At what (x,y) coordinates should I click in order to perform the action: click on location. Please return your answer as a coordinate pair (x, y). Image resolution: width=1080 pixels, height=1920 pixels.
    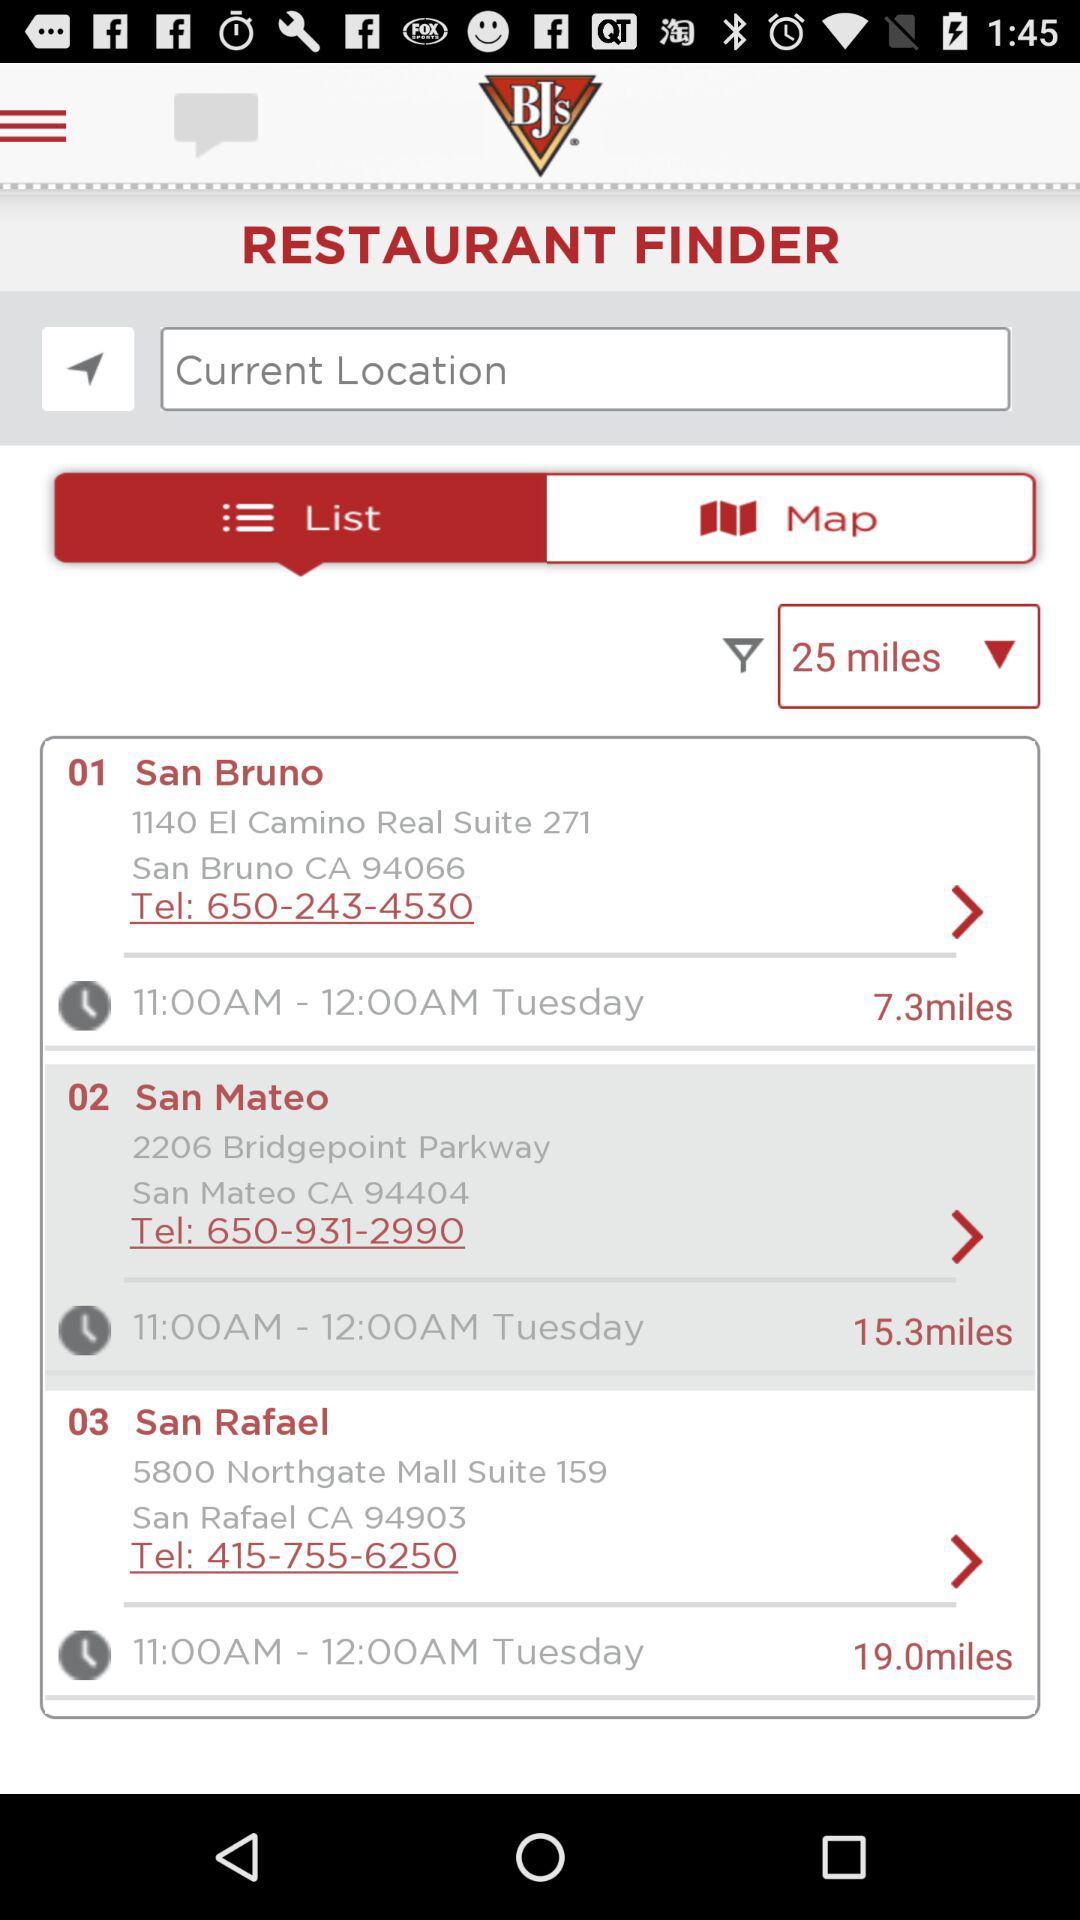
    Looking at the image, I should click on (87, 369).